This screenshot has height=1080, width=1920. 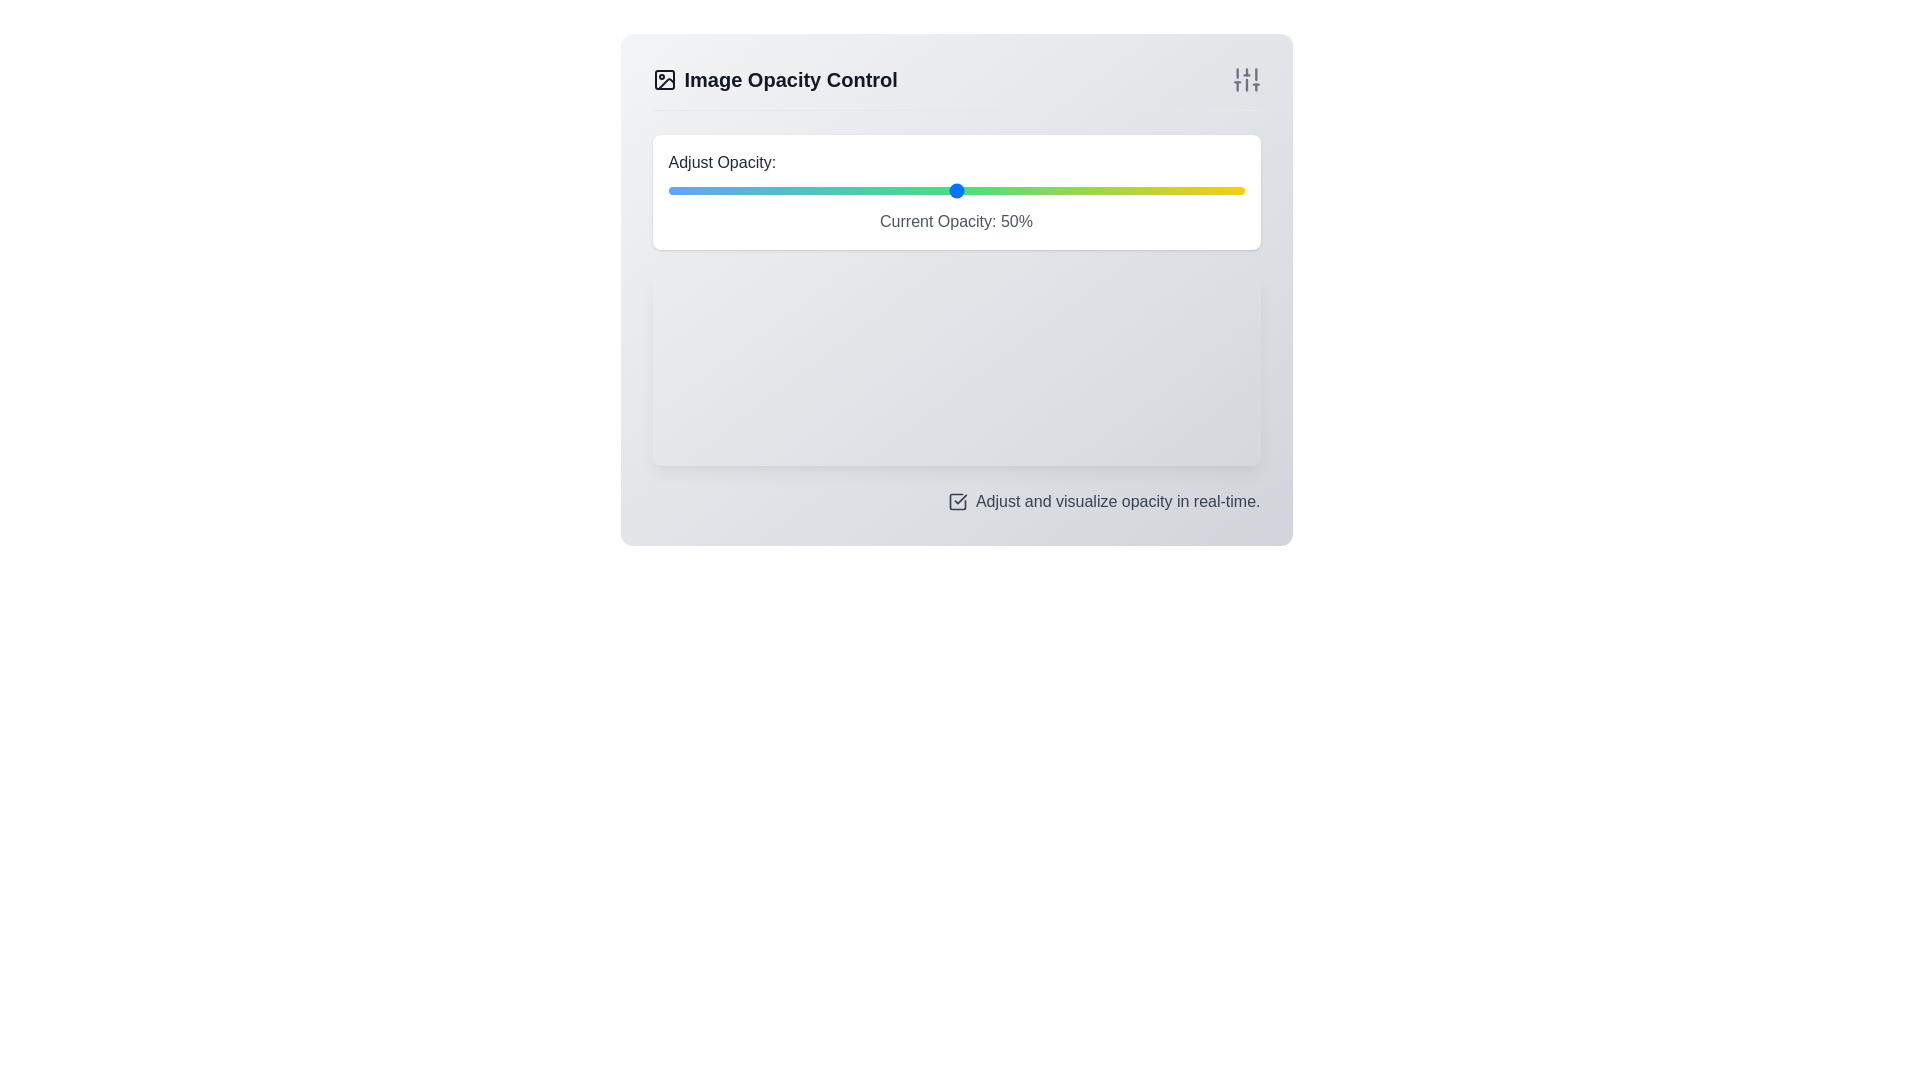 I want to click on the opacity value, so click(x=788, y=191).